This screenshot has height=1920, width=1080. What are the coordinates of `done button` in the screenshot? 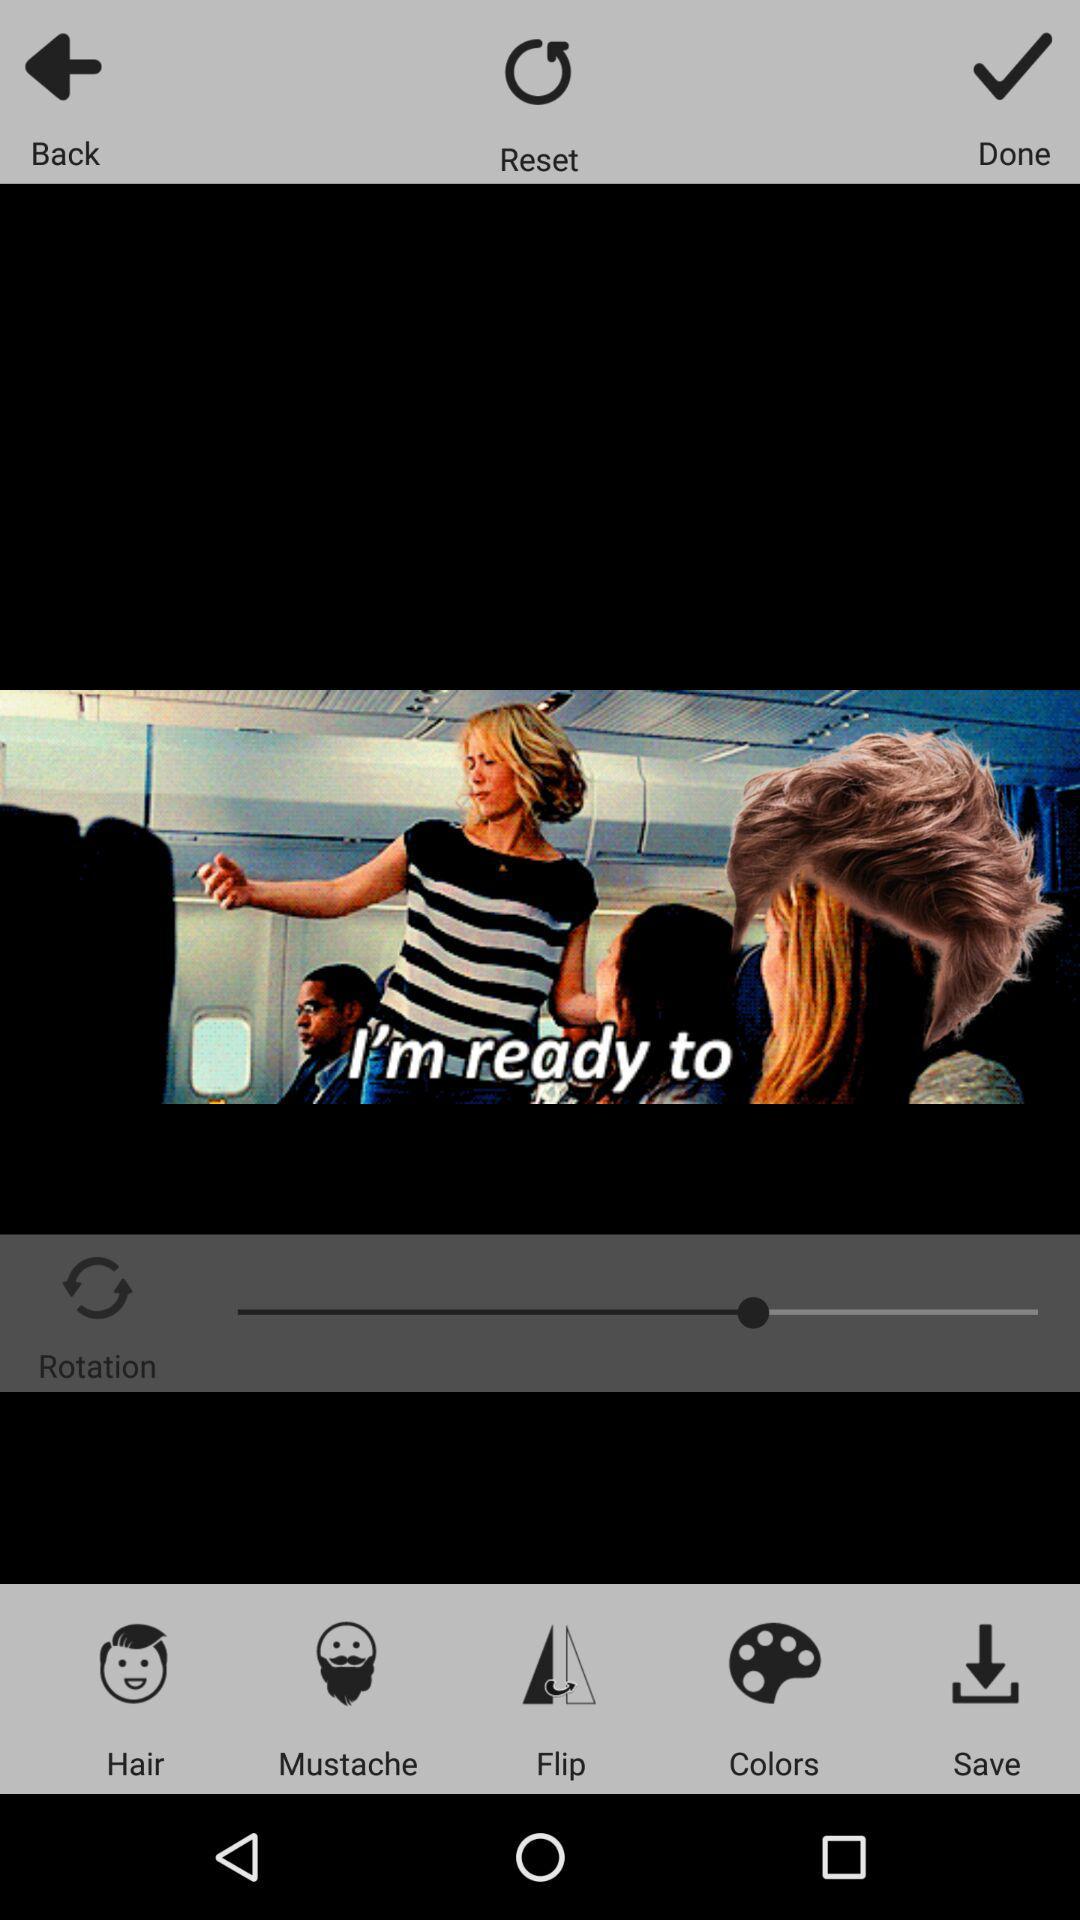 It's located at (1014, 65).